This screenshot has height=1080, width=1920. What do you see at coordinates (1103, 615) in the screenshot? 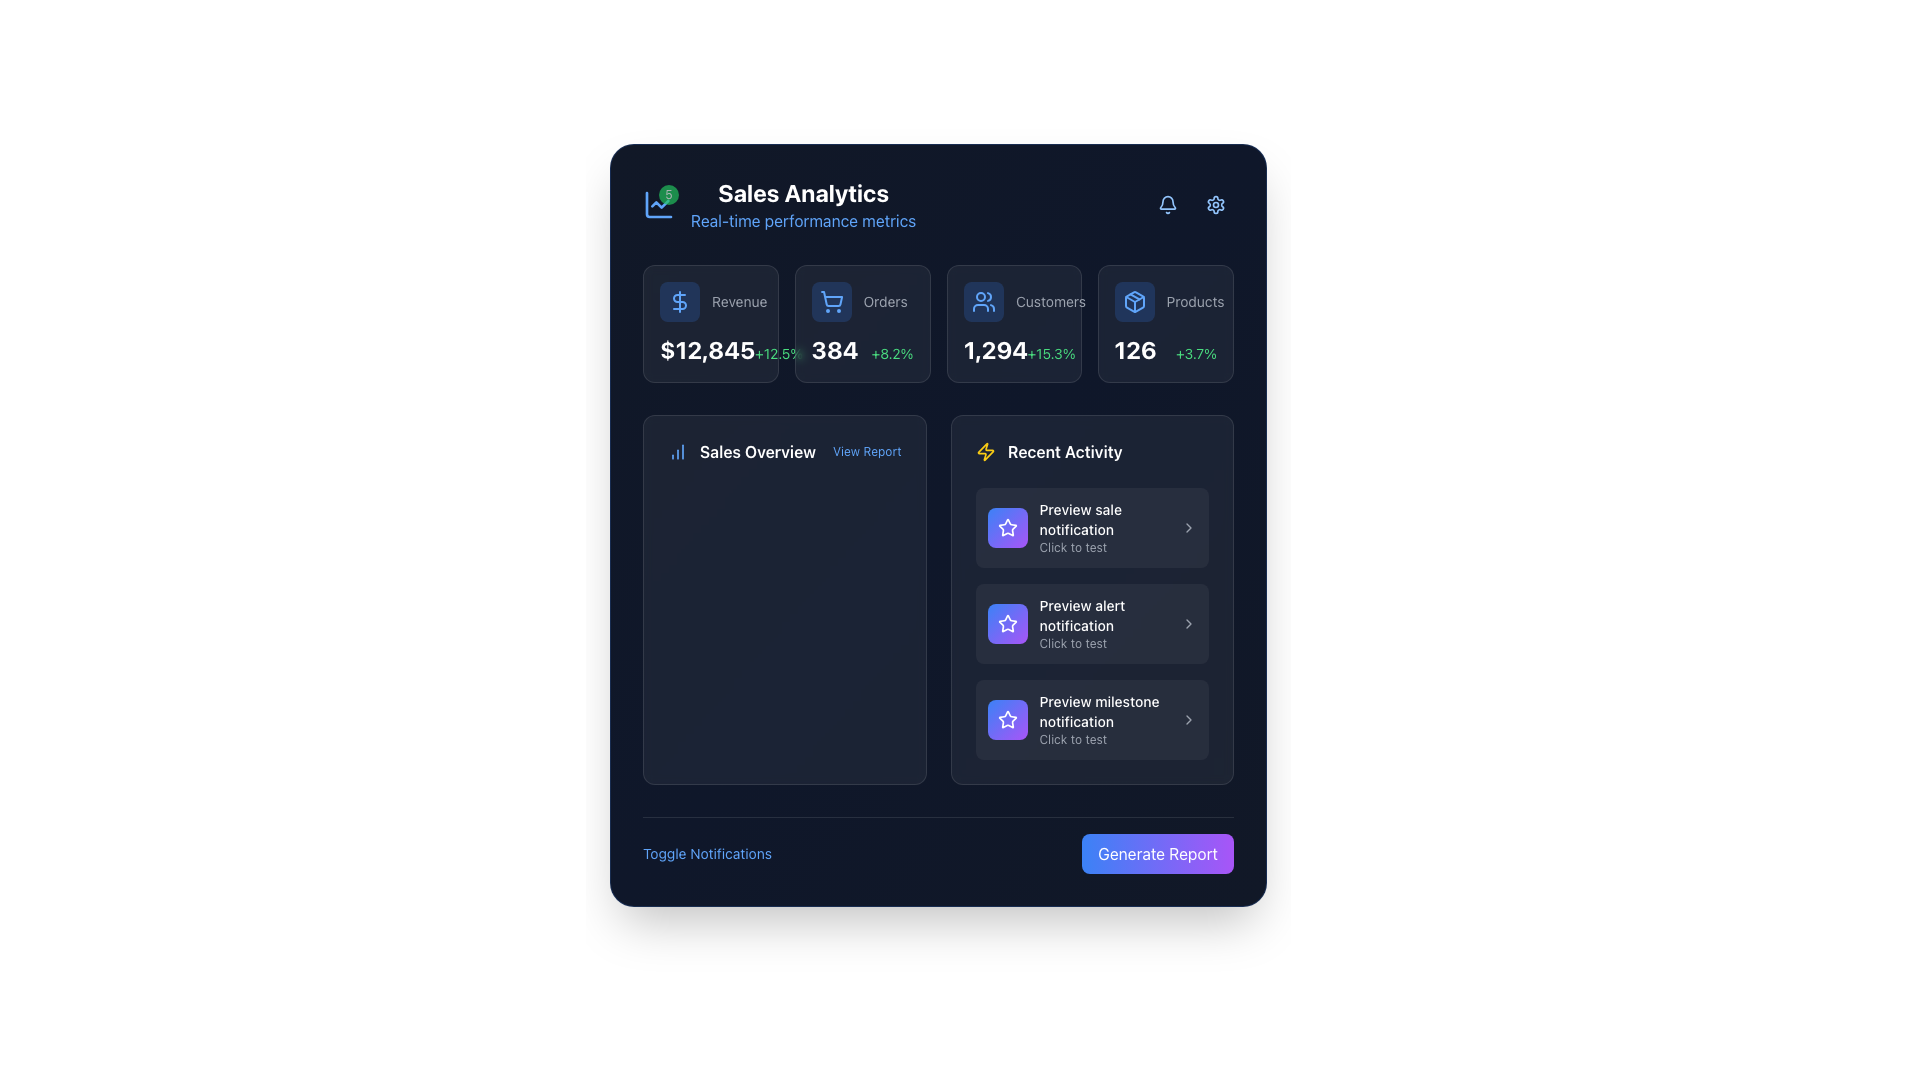
I see `the text label reading 'Preview alert notification' located in the 'Recent Activity' section, which is styled with a small bold white font against a dark background` at bounding box center [1103, 615].